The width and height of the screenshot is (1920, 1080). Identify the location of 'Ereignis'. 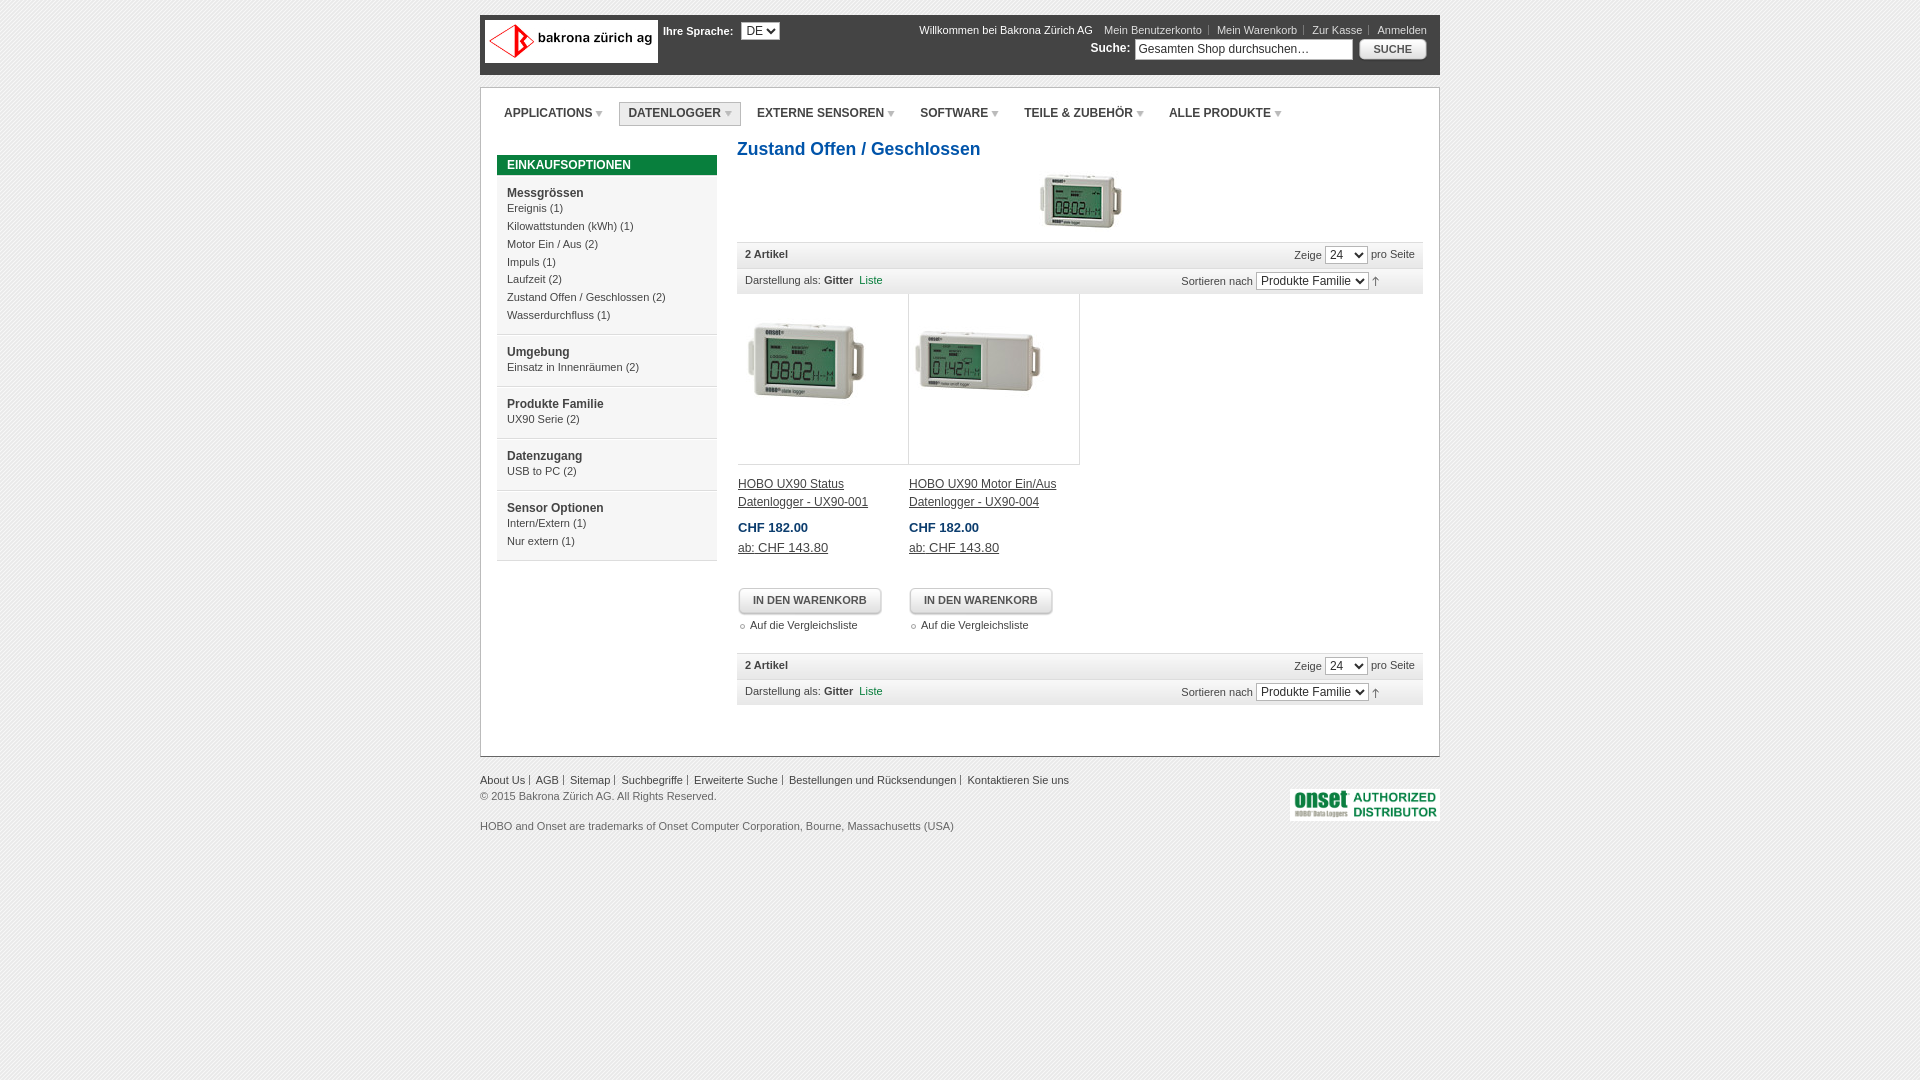
(527, 208).